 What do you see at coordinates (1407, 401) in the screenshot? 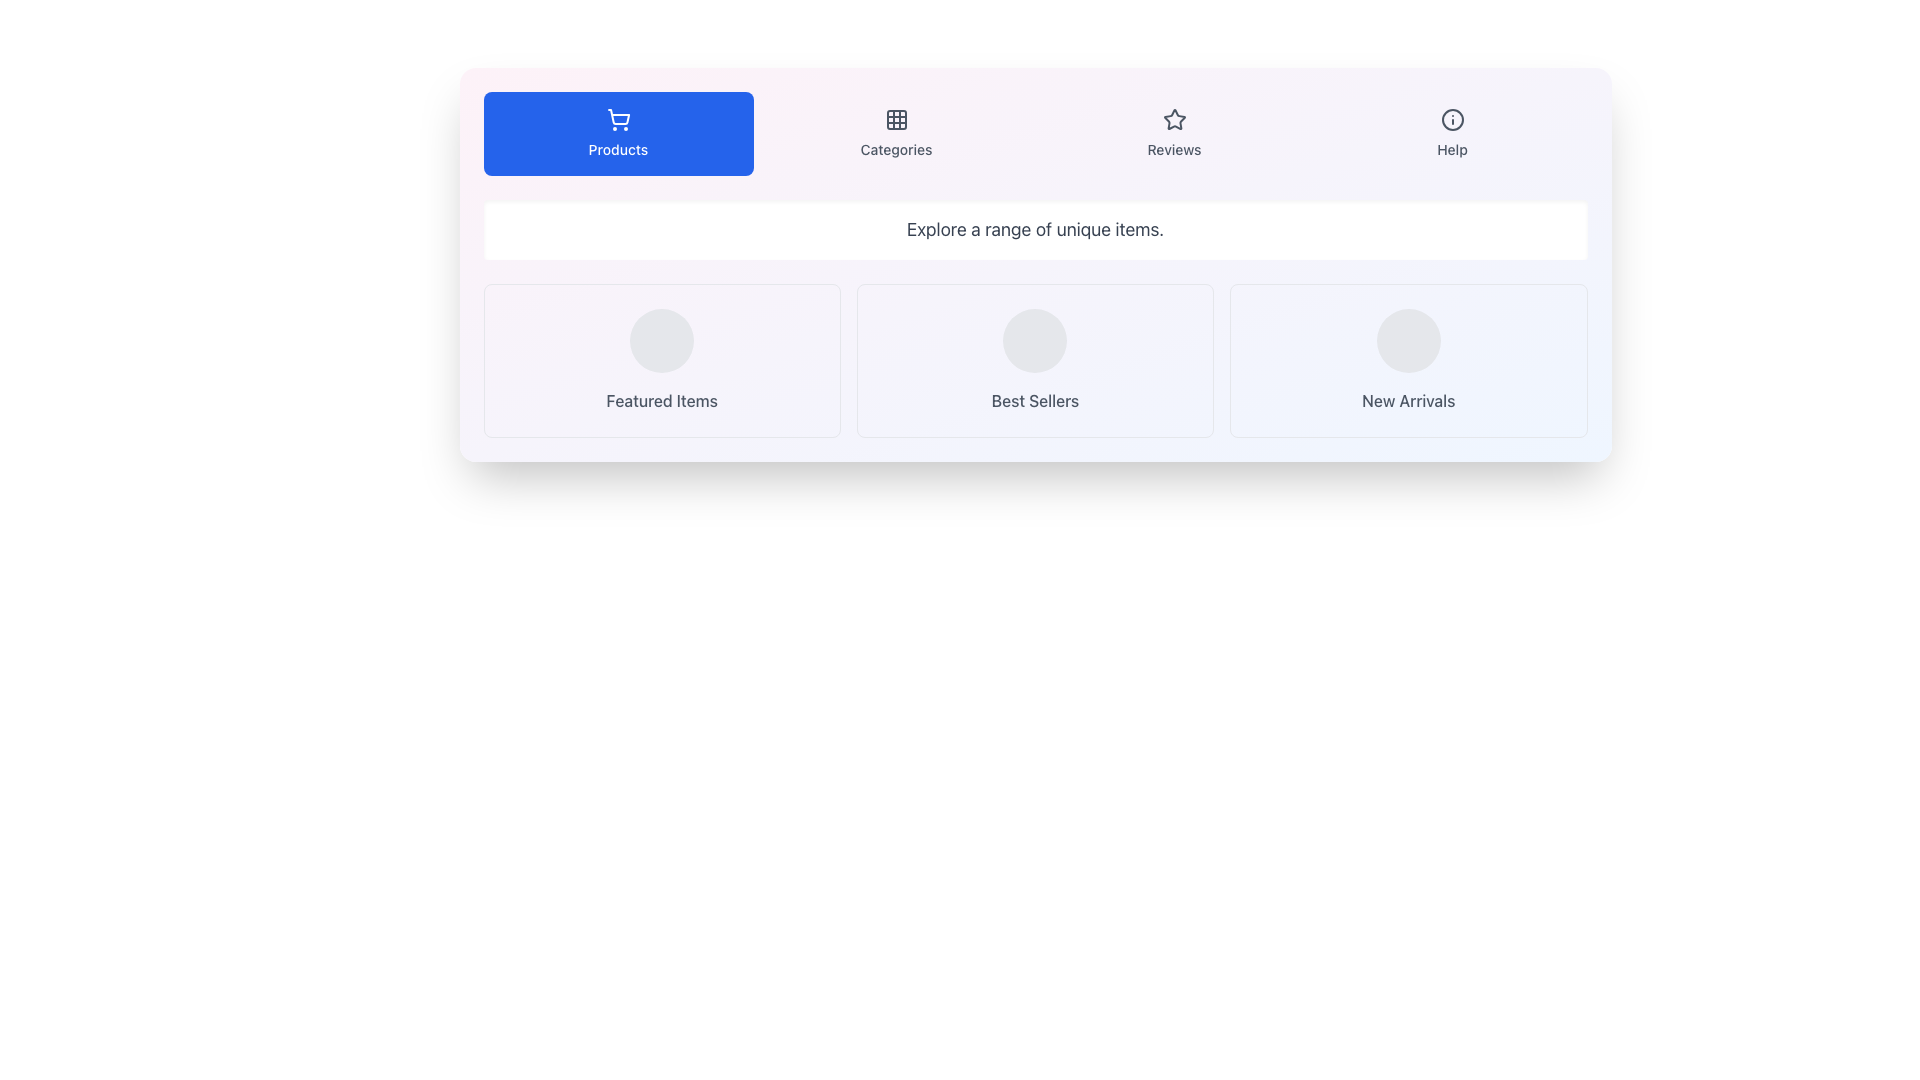
I see `the 'New Arrivals' text label styled in gray color with a medium-weight font, located in the bottom right of a horizontal list of cards, below a circular graphic` at bounding box center [1407, 401].